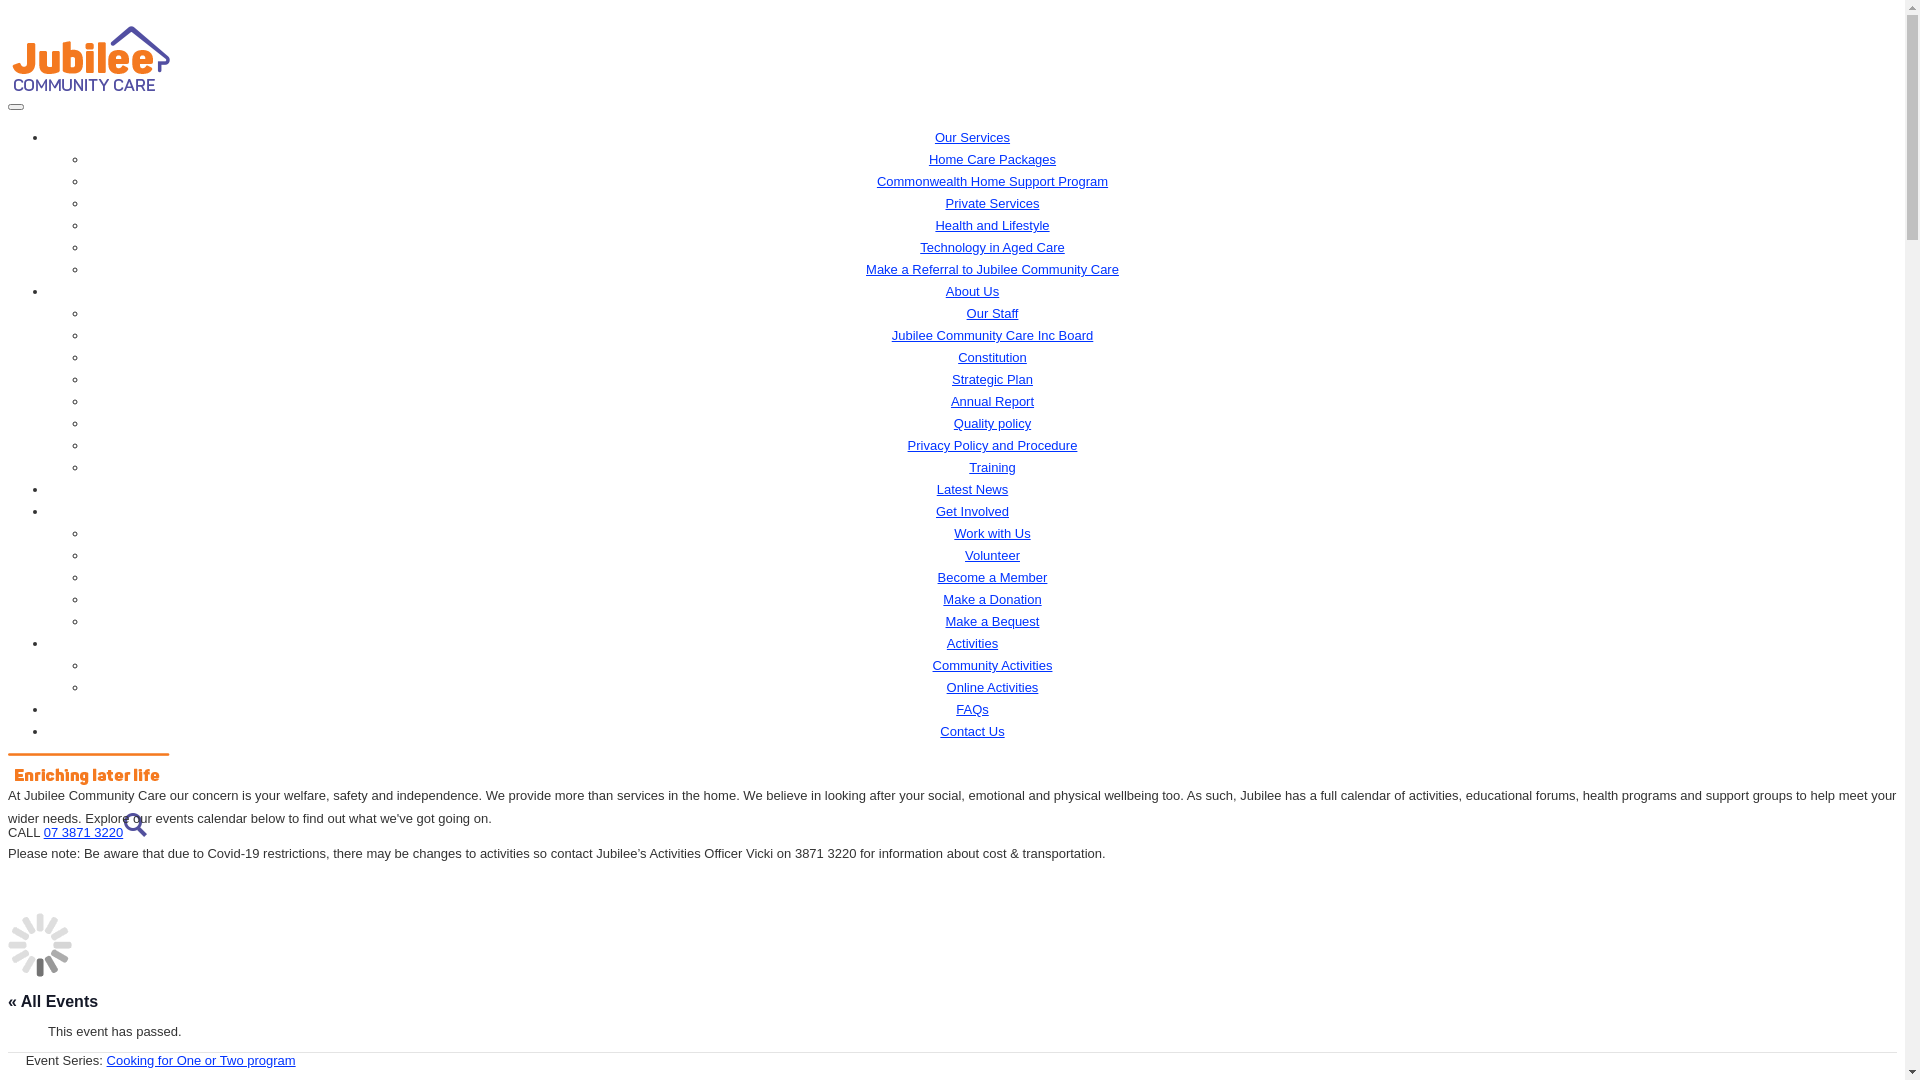 This screenshot has width=1920, height=1080. I want to click on 'Cooking for One or Two program', so click(201, 1059).